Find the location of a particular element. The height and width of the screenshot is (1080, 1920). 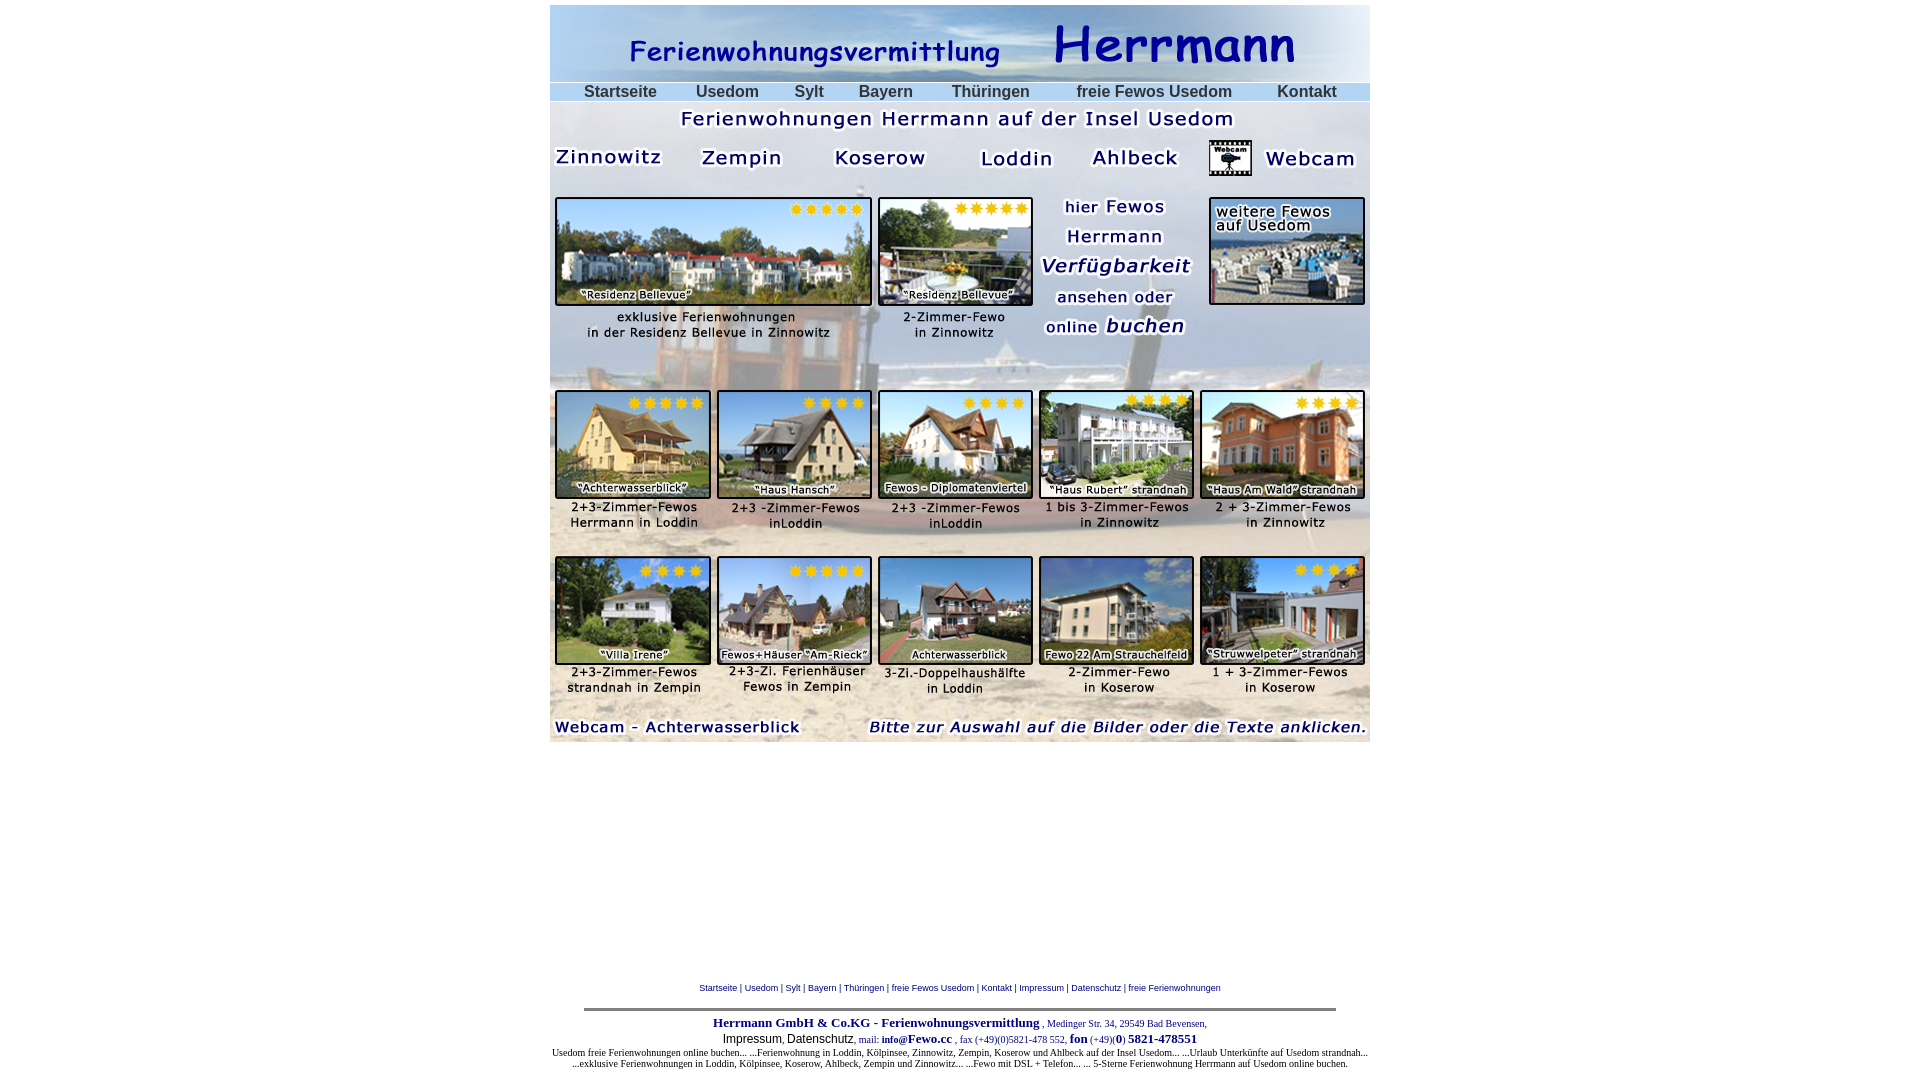

'Sylt' is located at coordinates (809, 91).